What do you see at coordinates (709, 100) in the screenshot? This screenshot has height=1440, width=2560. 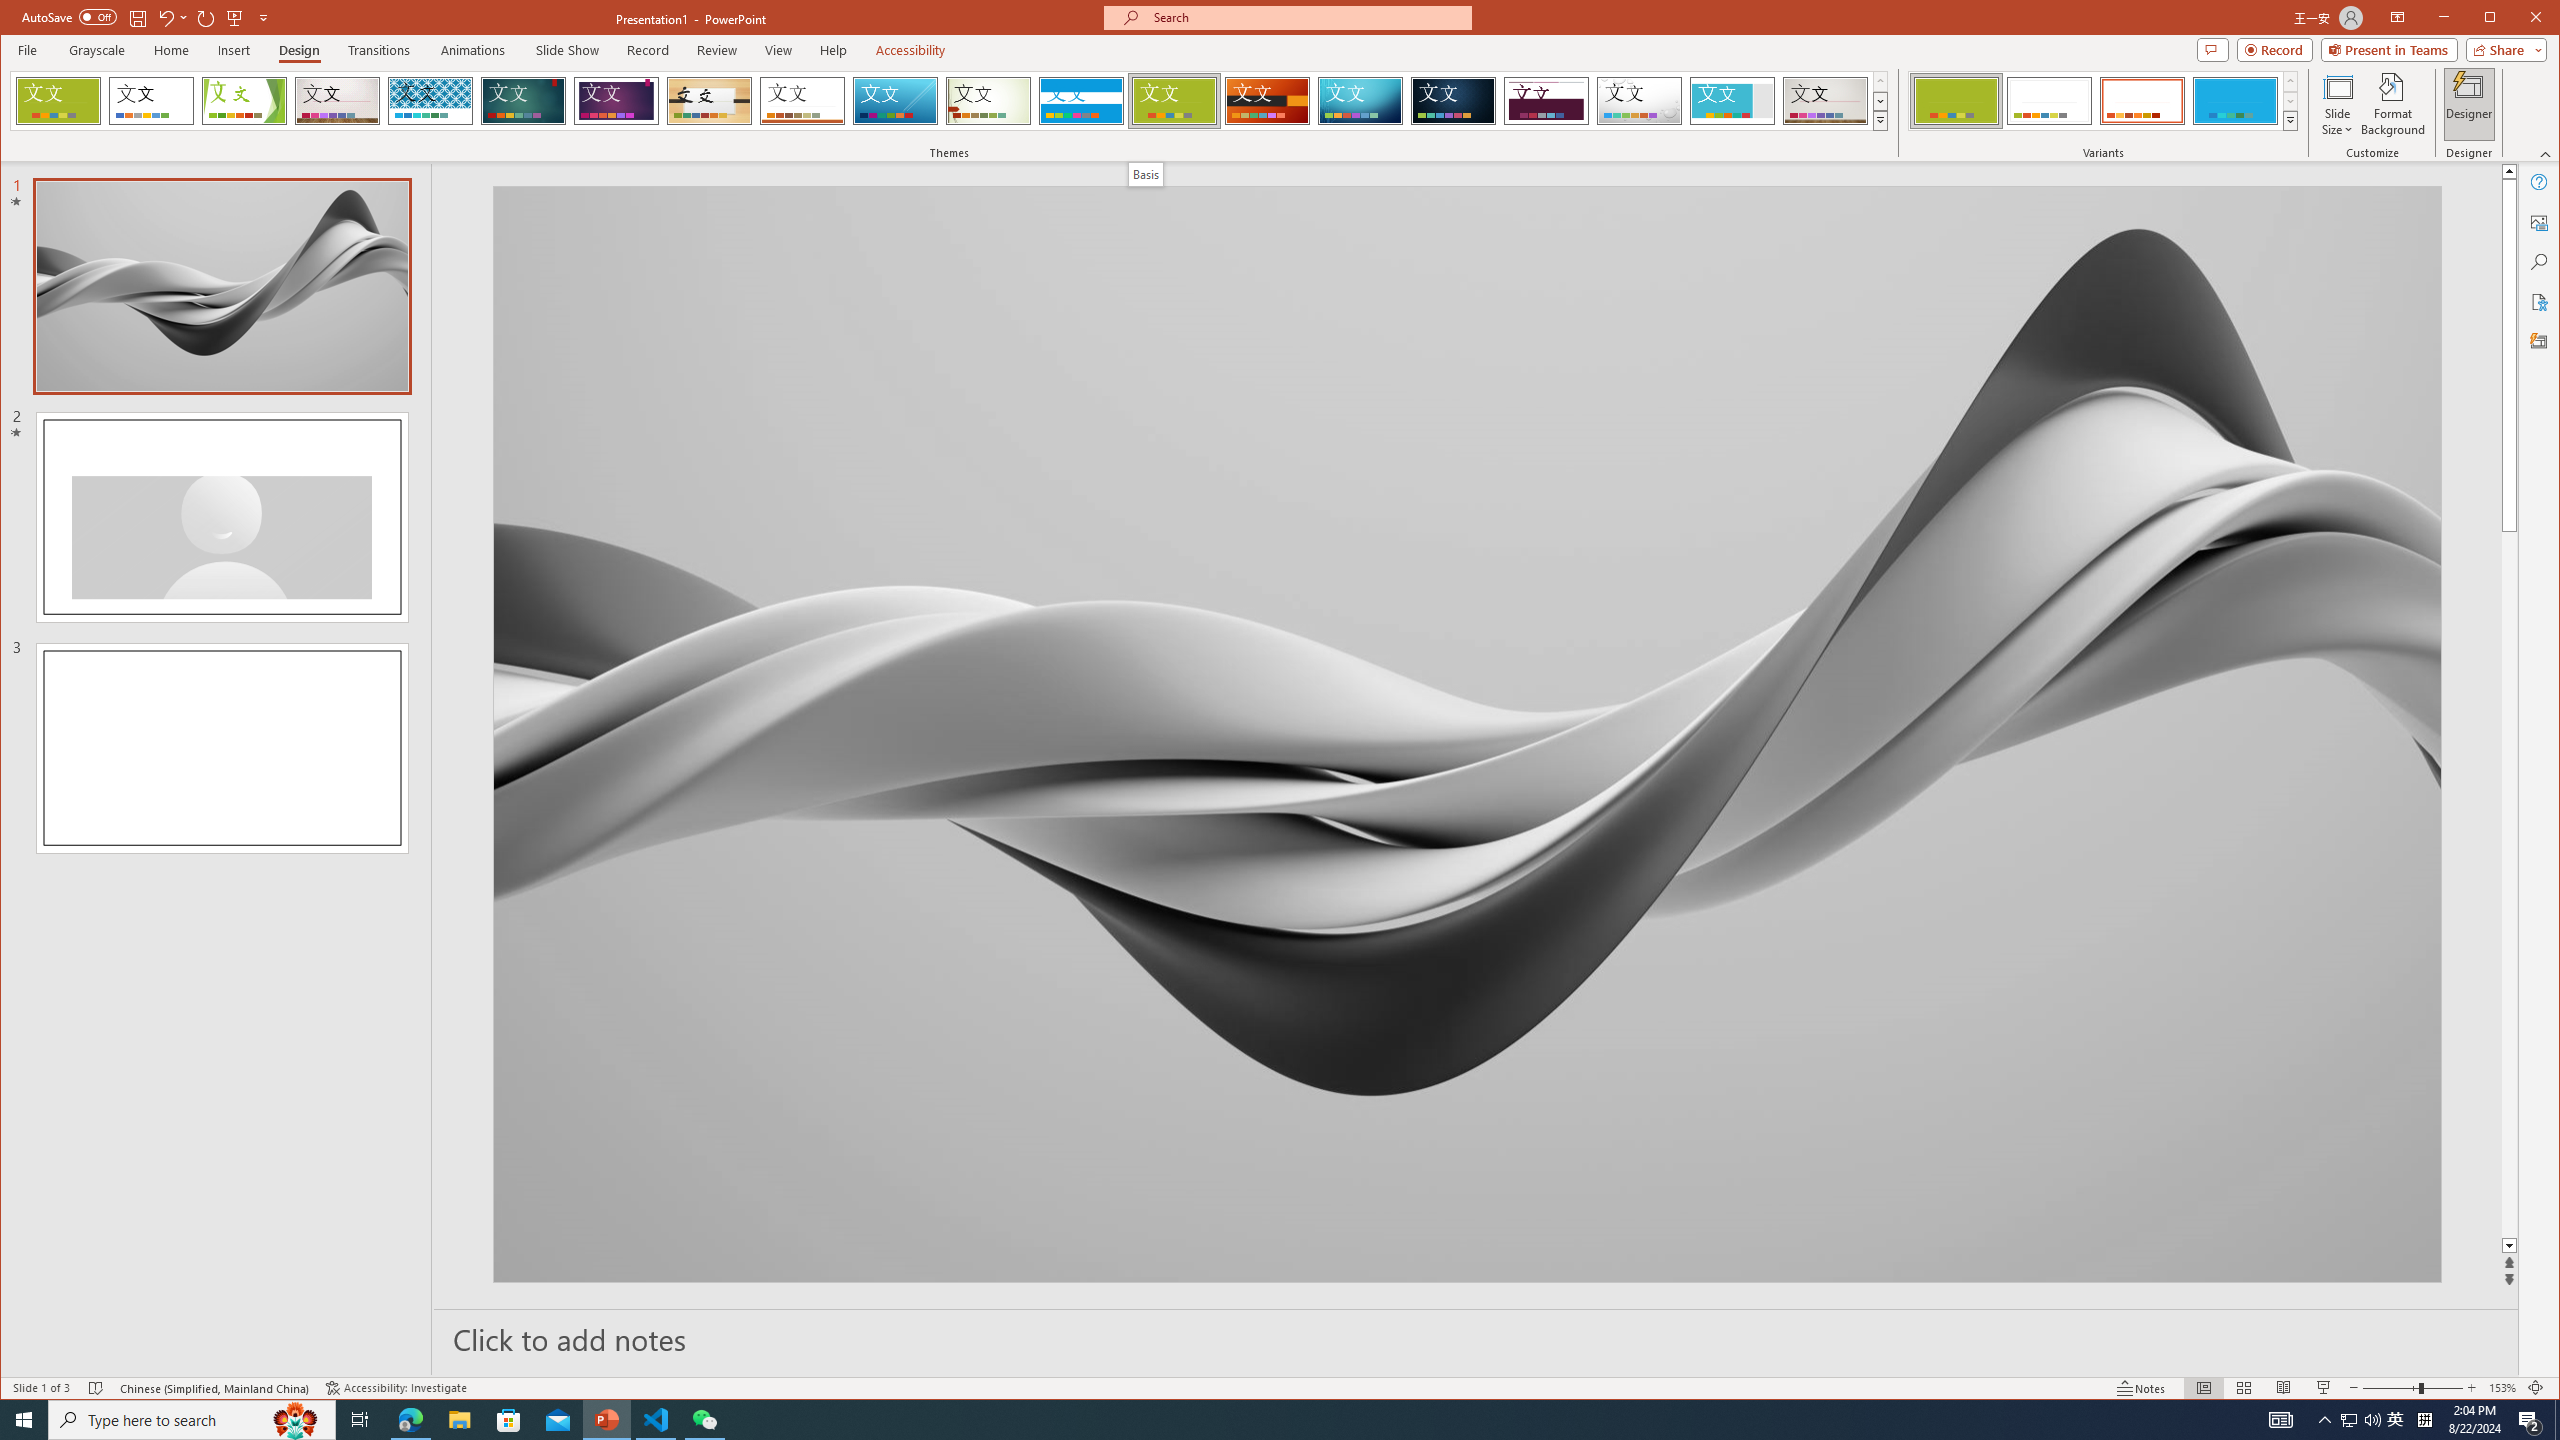 I see `'Organic'` at bounding box center [709, 100].